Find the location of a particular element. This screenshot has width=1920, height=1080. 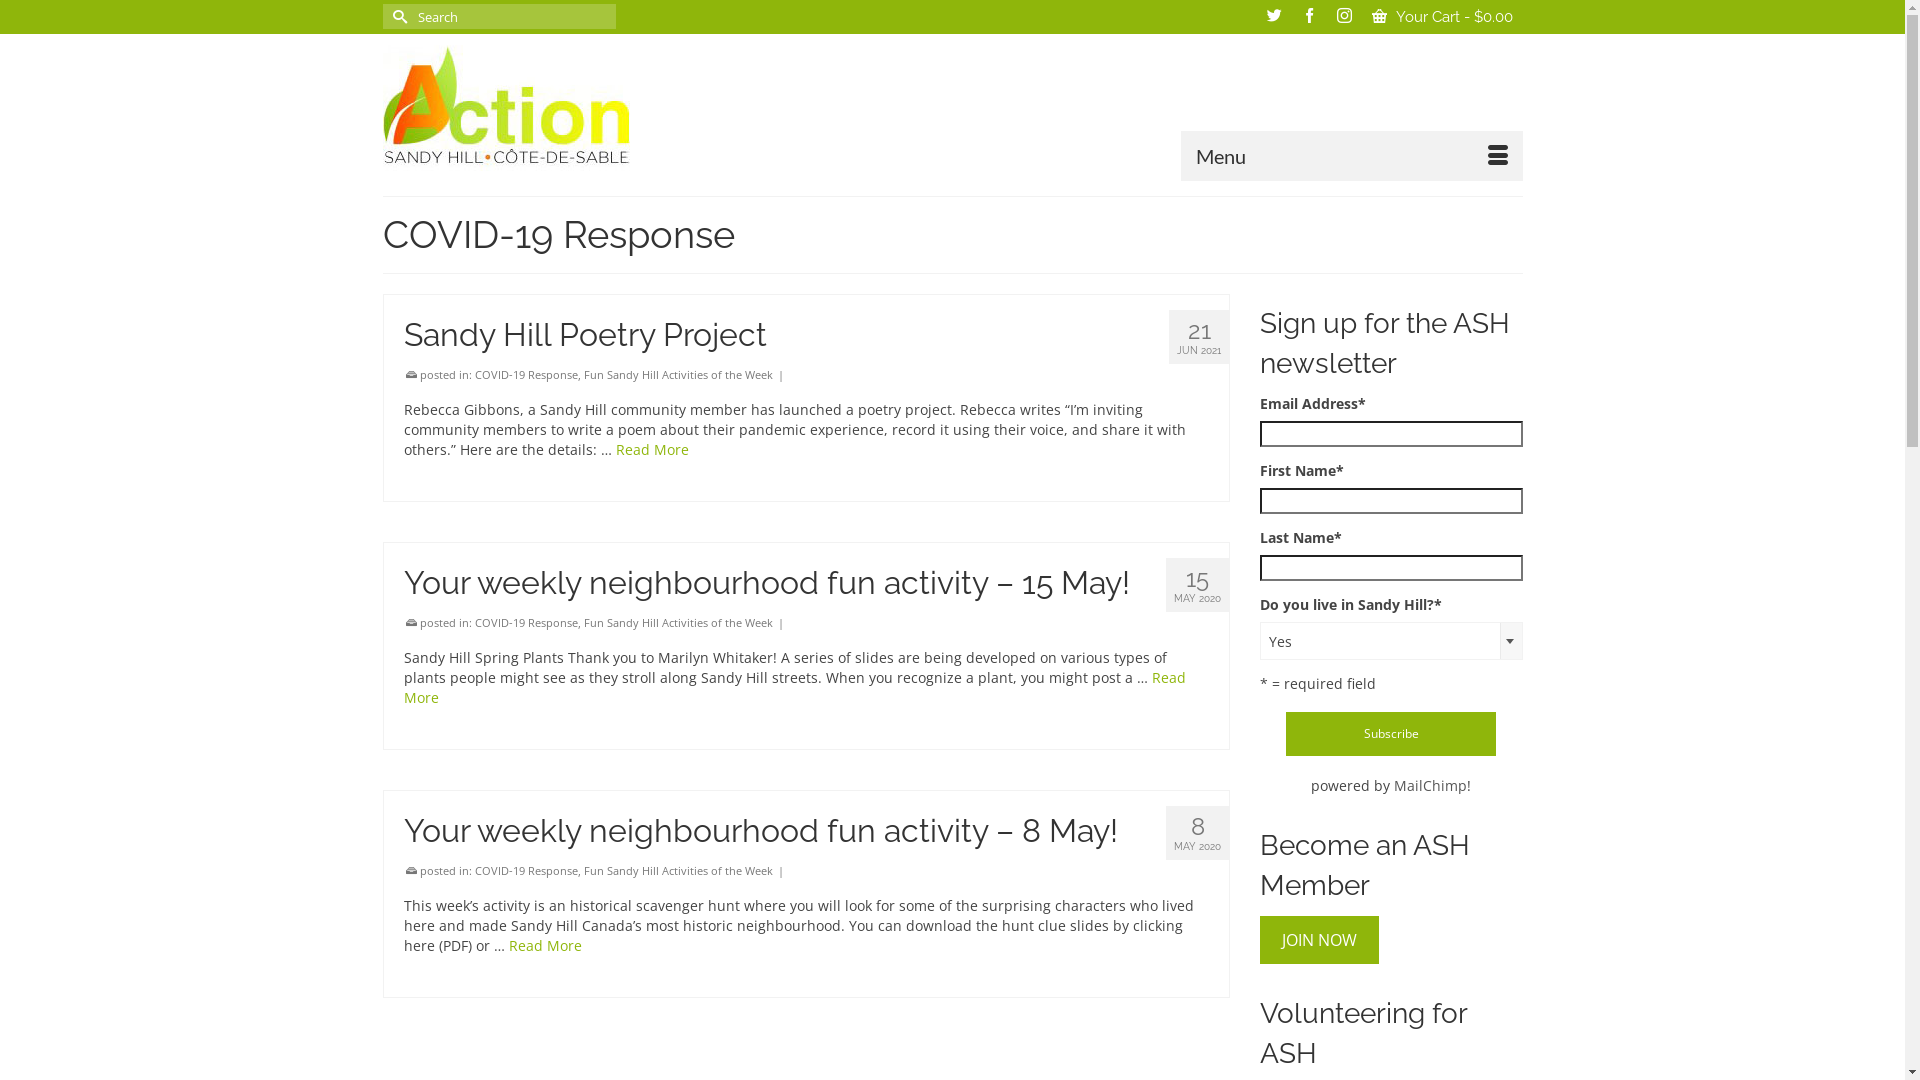

'ASH-ACS' is located at coordinates (382, 108).